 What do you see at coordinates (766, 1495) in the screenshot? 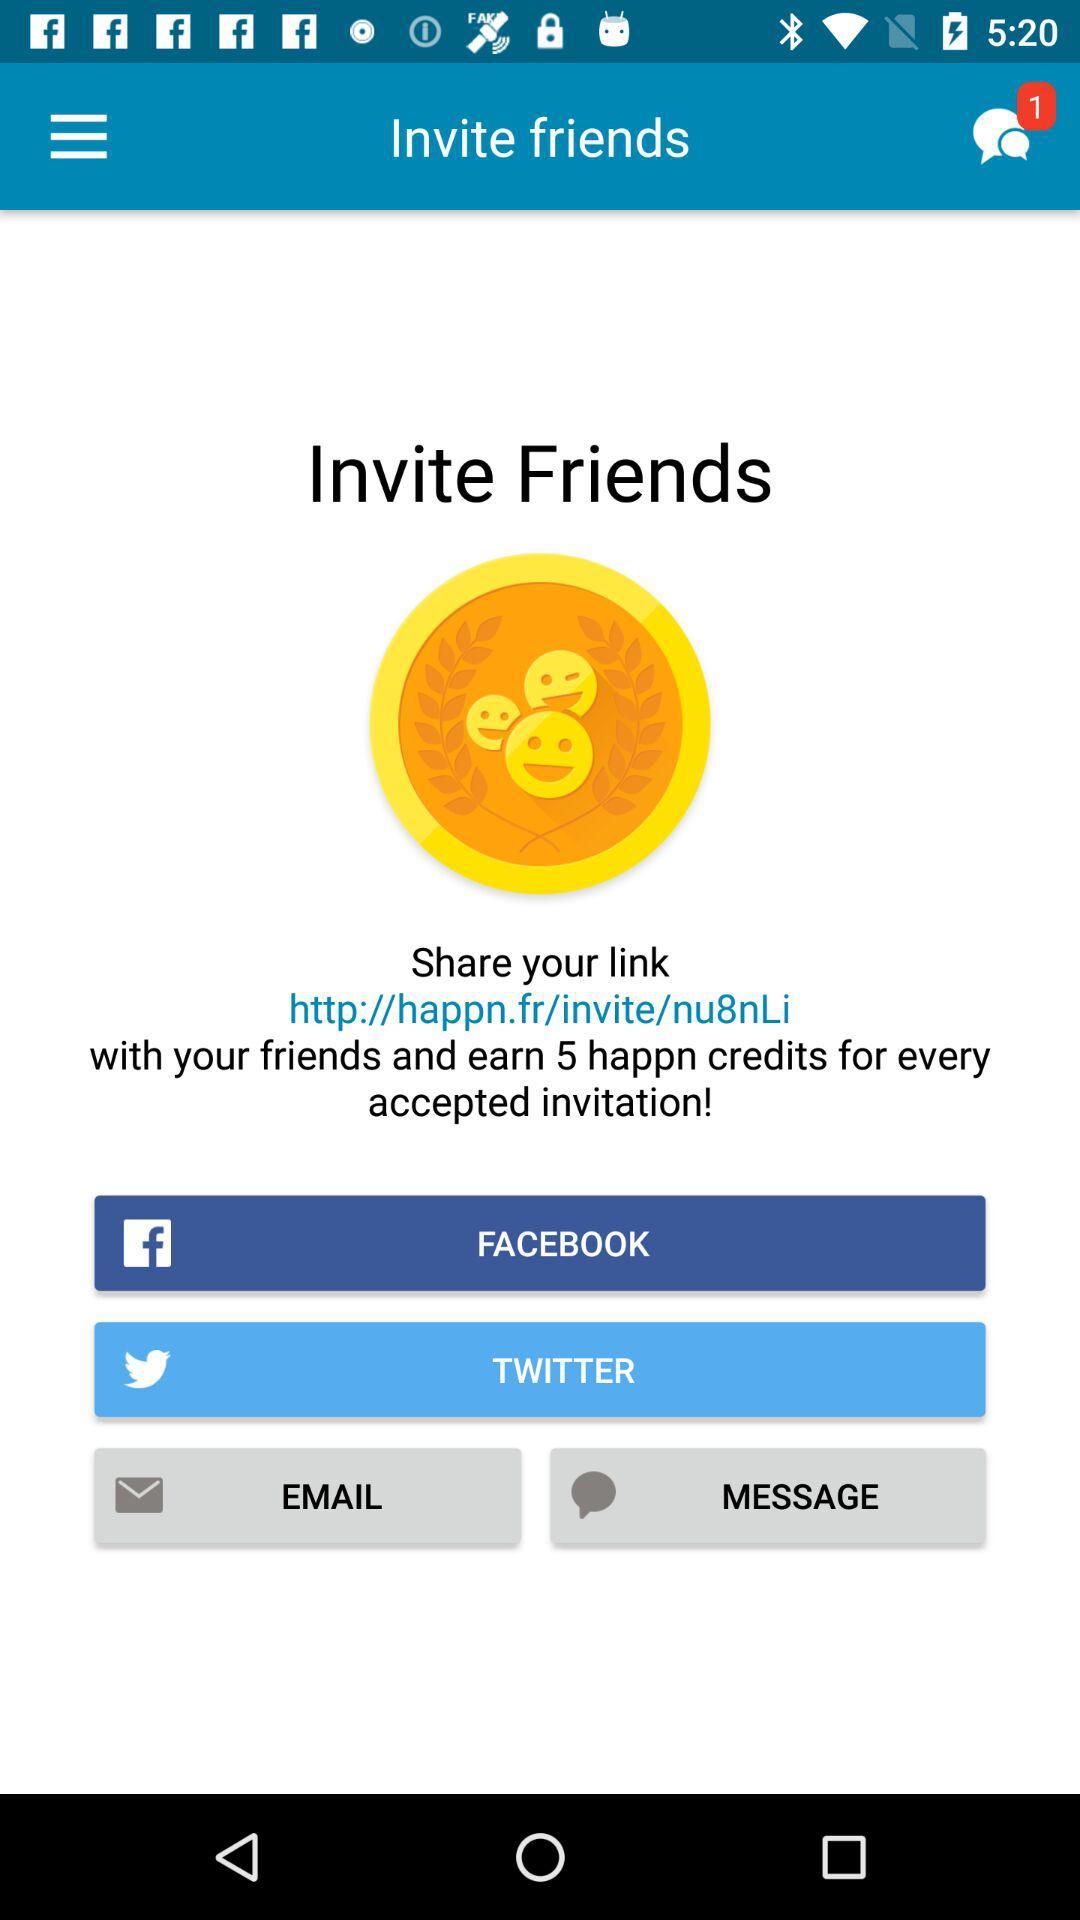
I see `message` at bounding box center [766, 1495].